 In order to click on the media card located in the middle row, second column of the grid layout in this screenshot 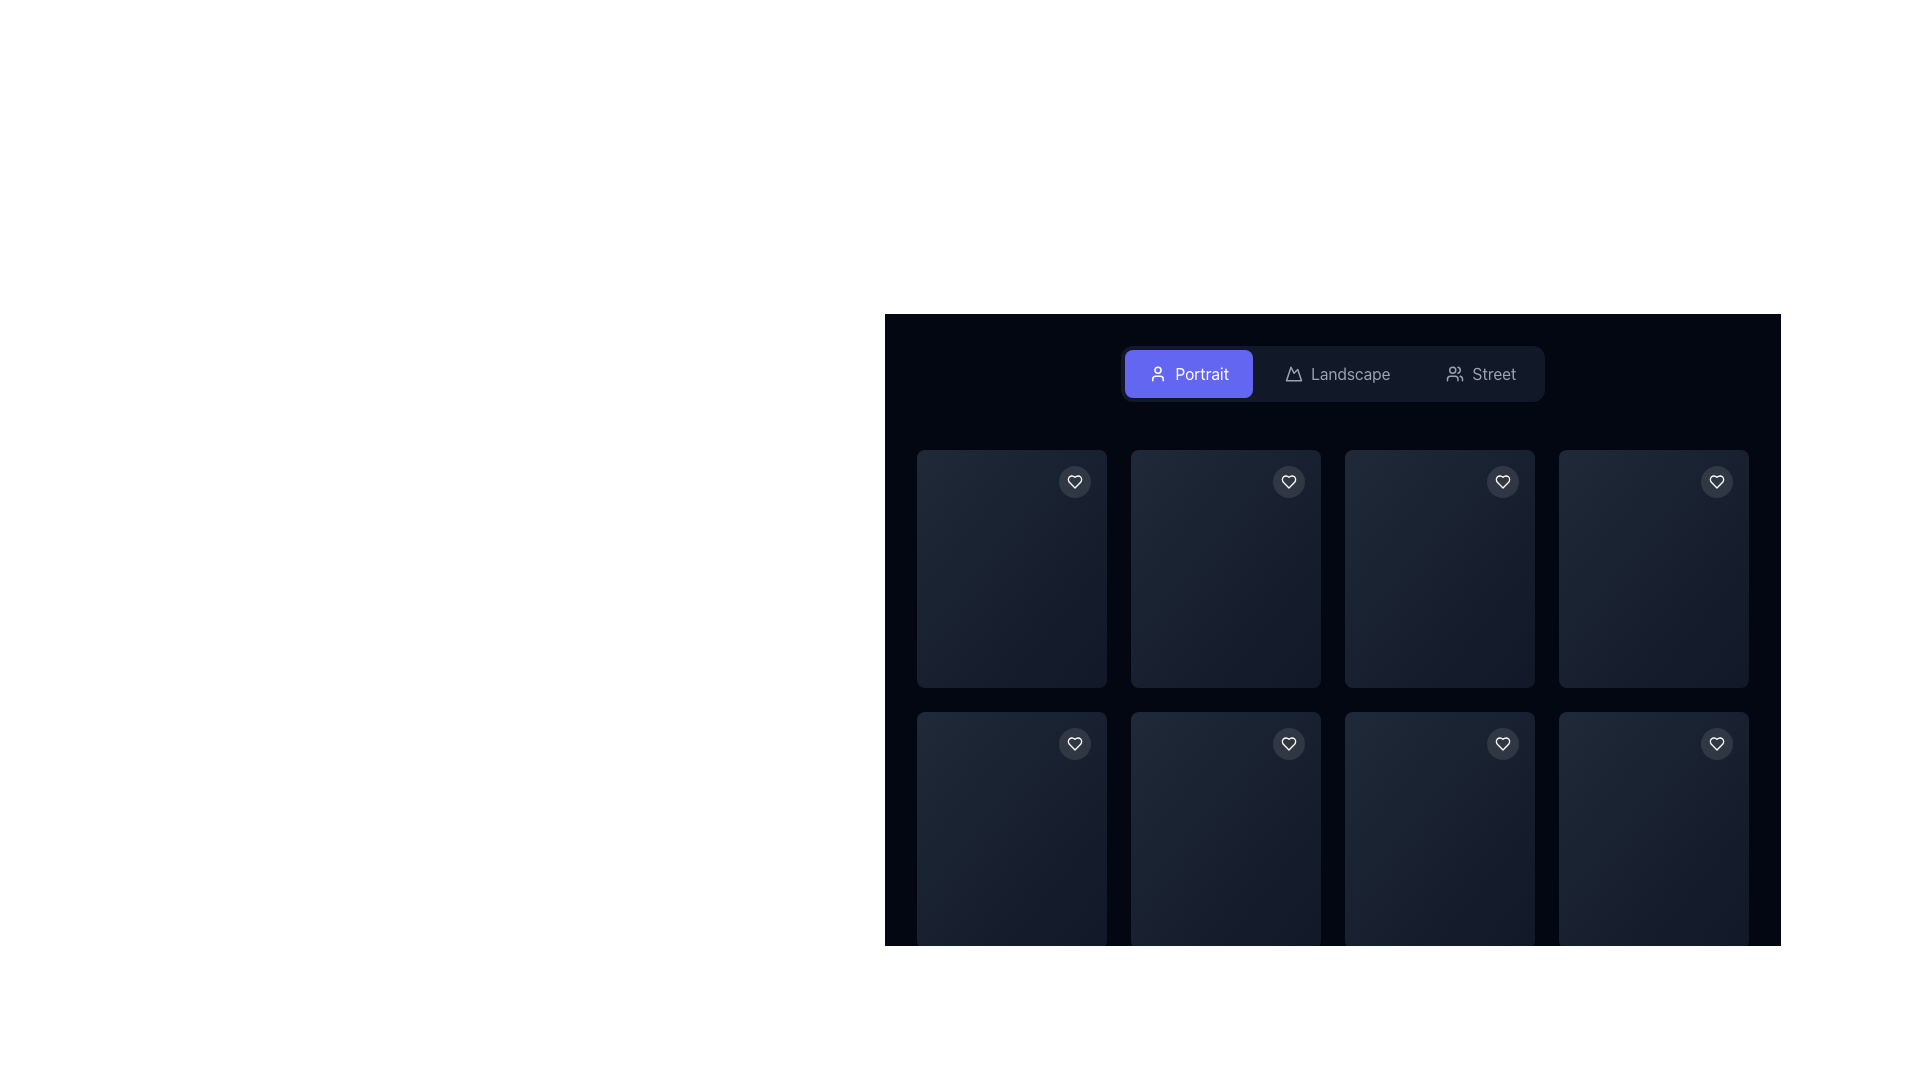, I will do `click(1224, 640)`.